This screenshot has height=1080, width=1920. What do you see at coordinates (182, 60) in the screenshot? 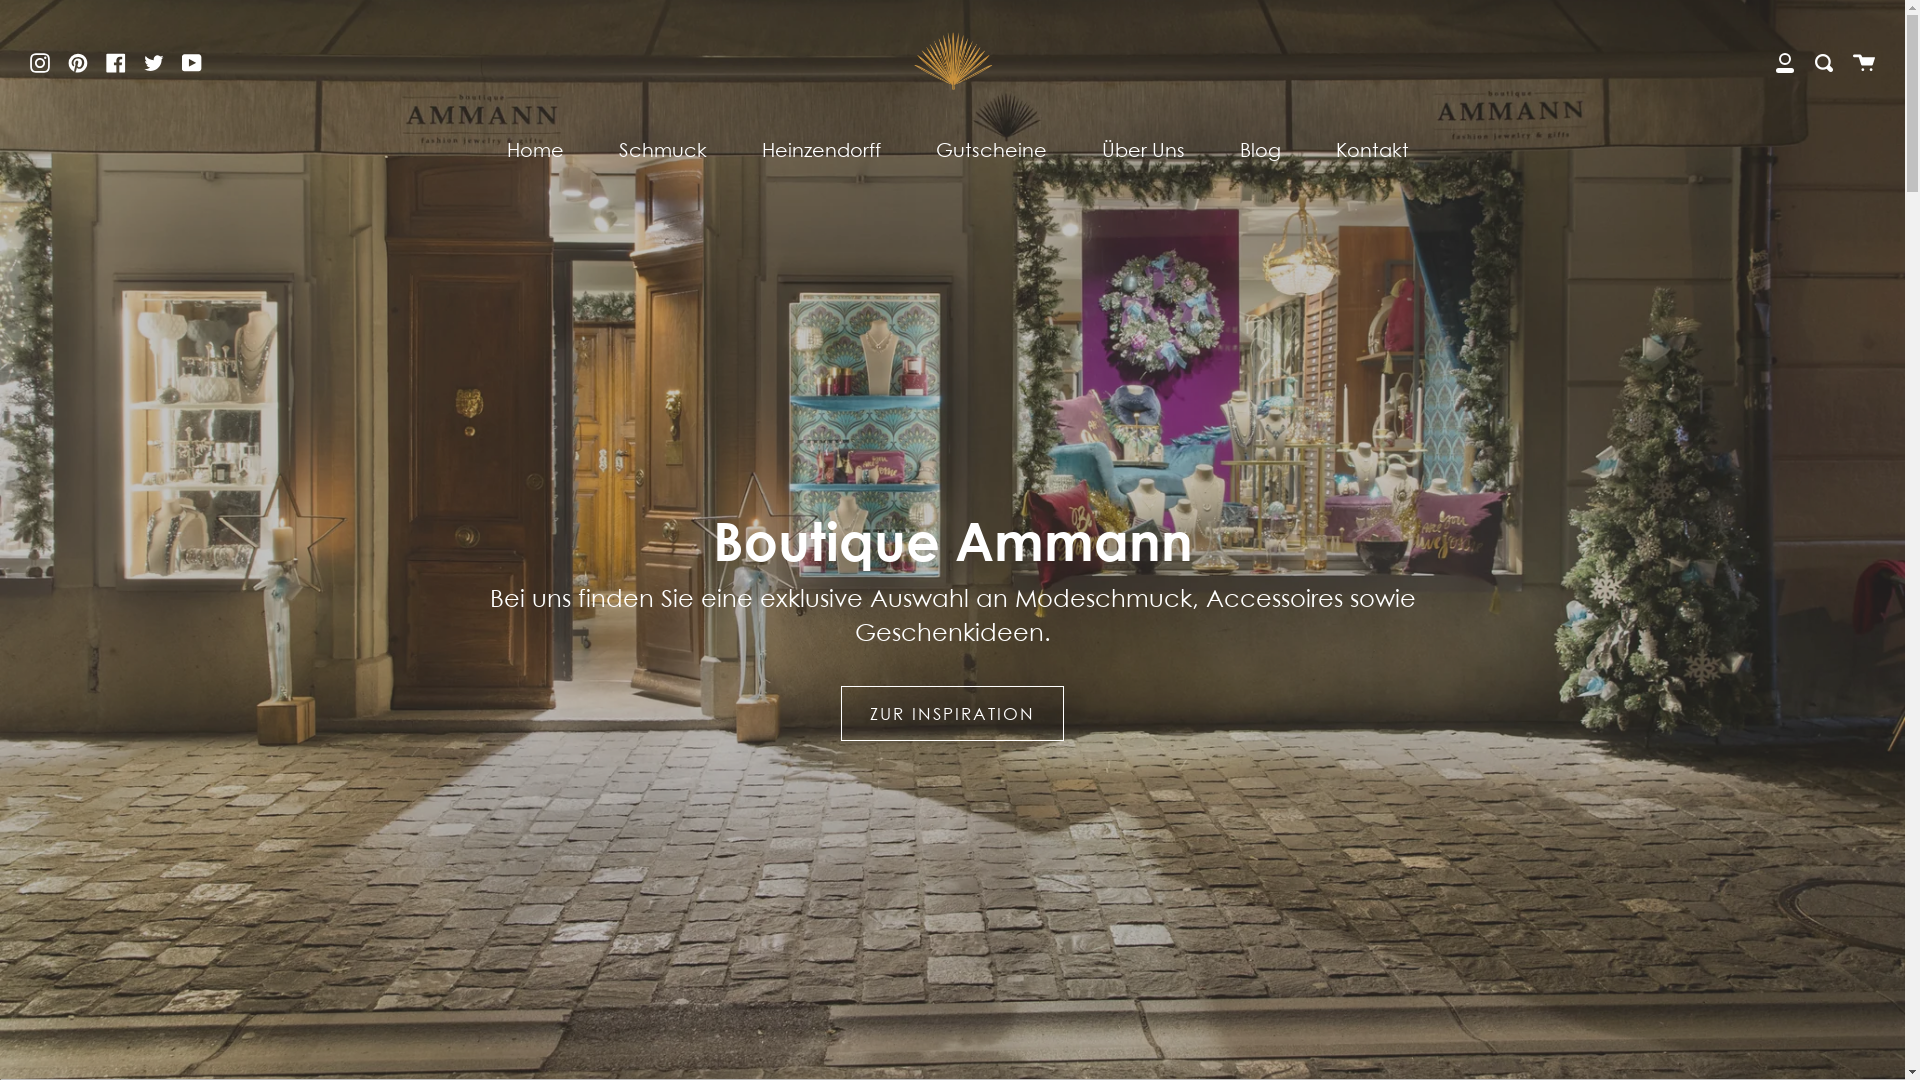
I see `'YouTube'` at bounding box center [182, 60].